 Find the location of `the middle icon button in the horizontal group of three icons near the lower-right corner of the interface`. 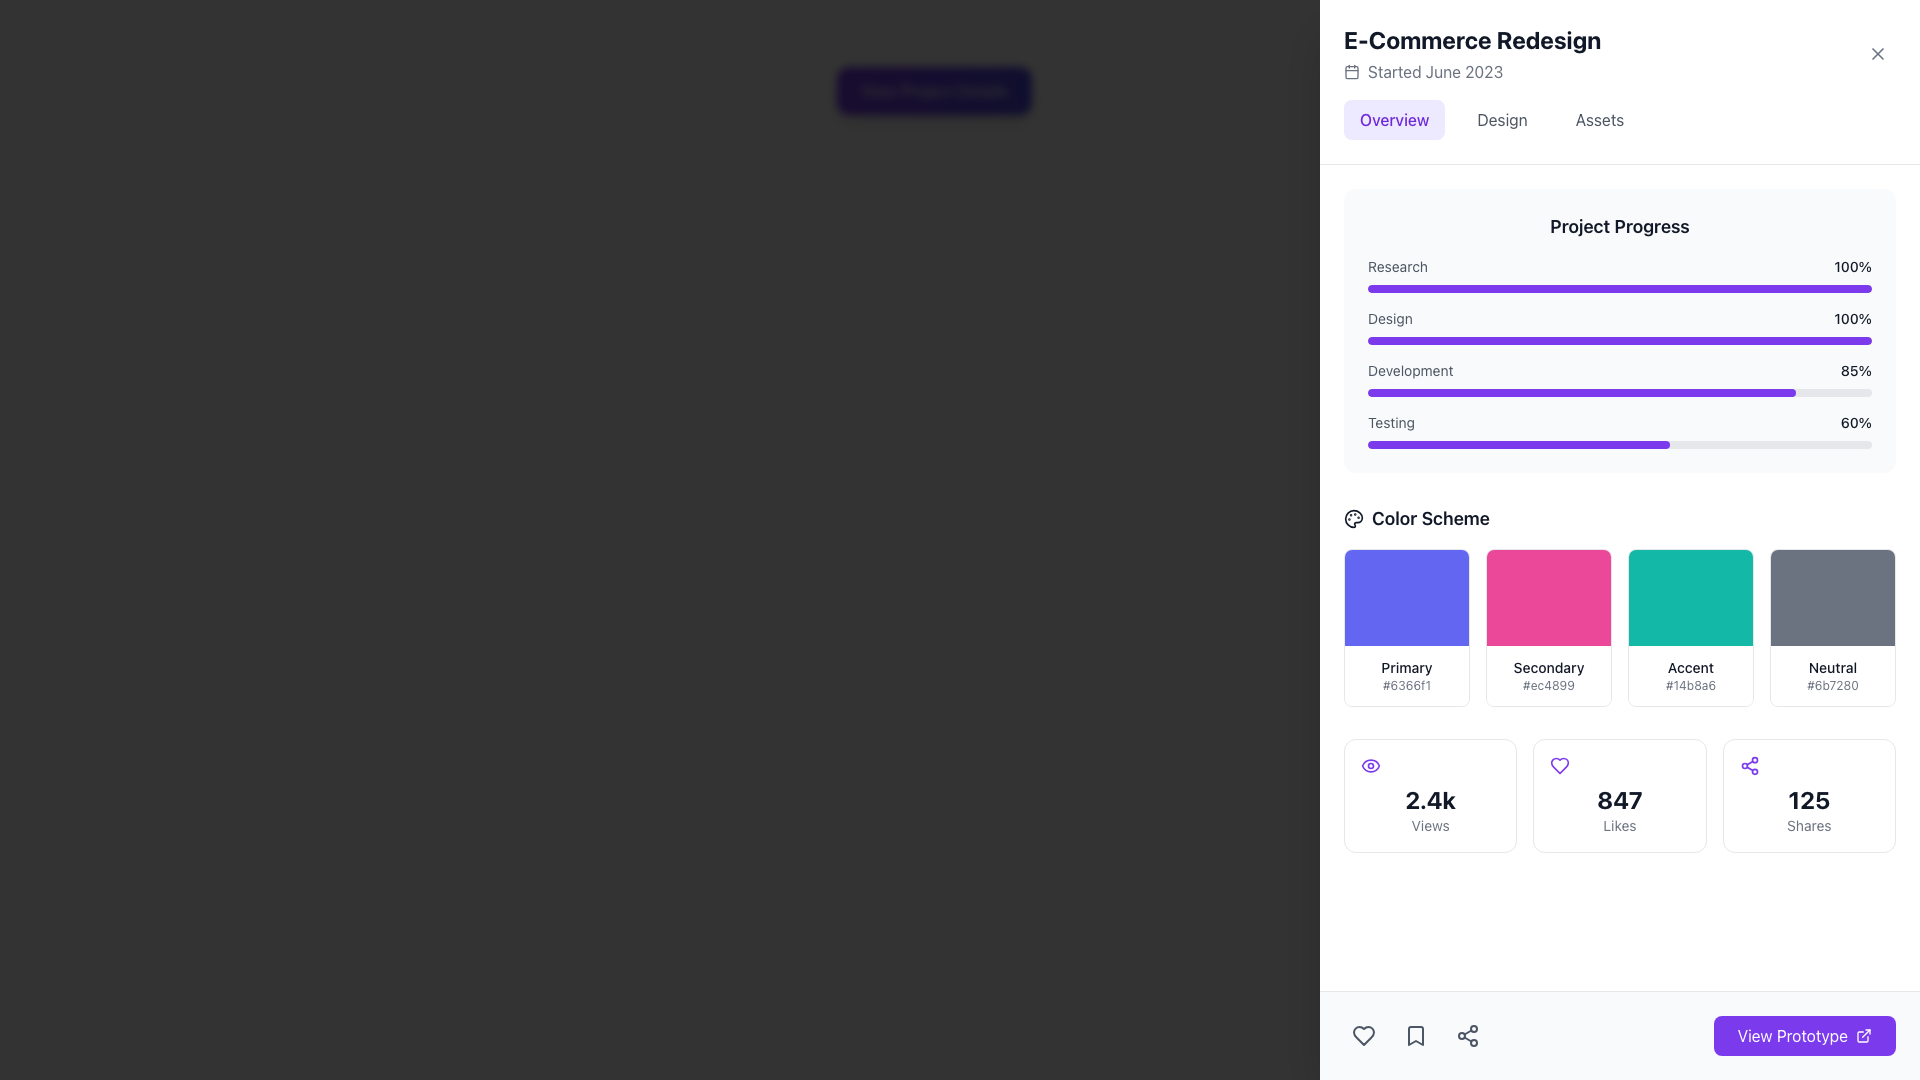

the middle icon button in the horizontal group of three icons near the lower-right corner of the interface is located at coordinates (1415, 1035).